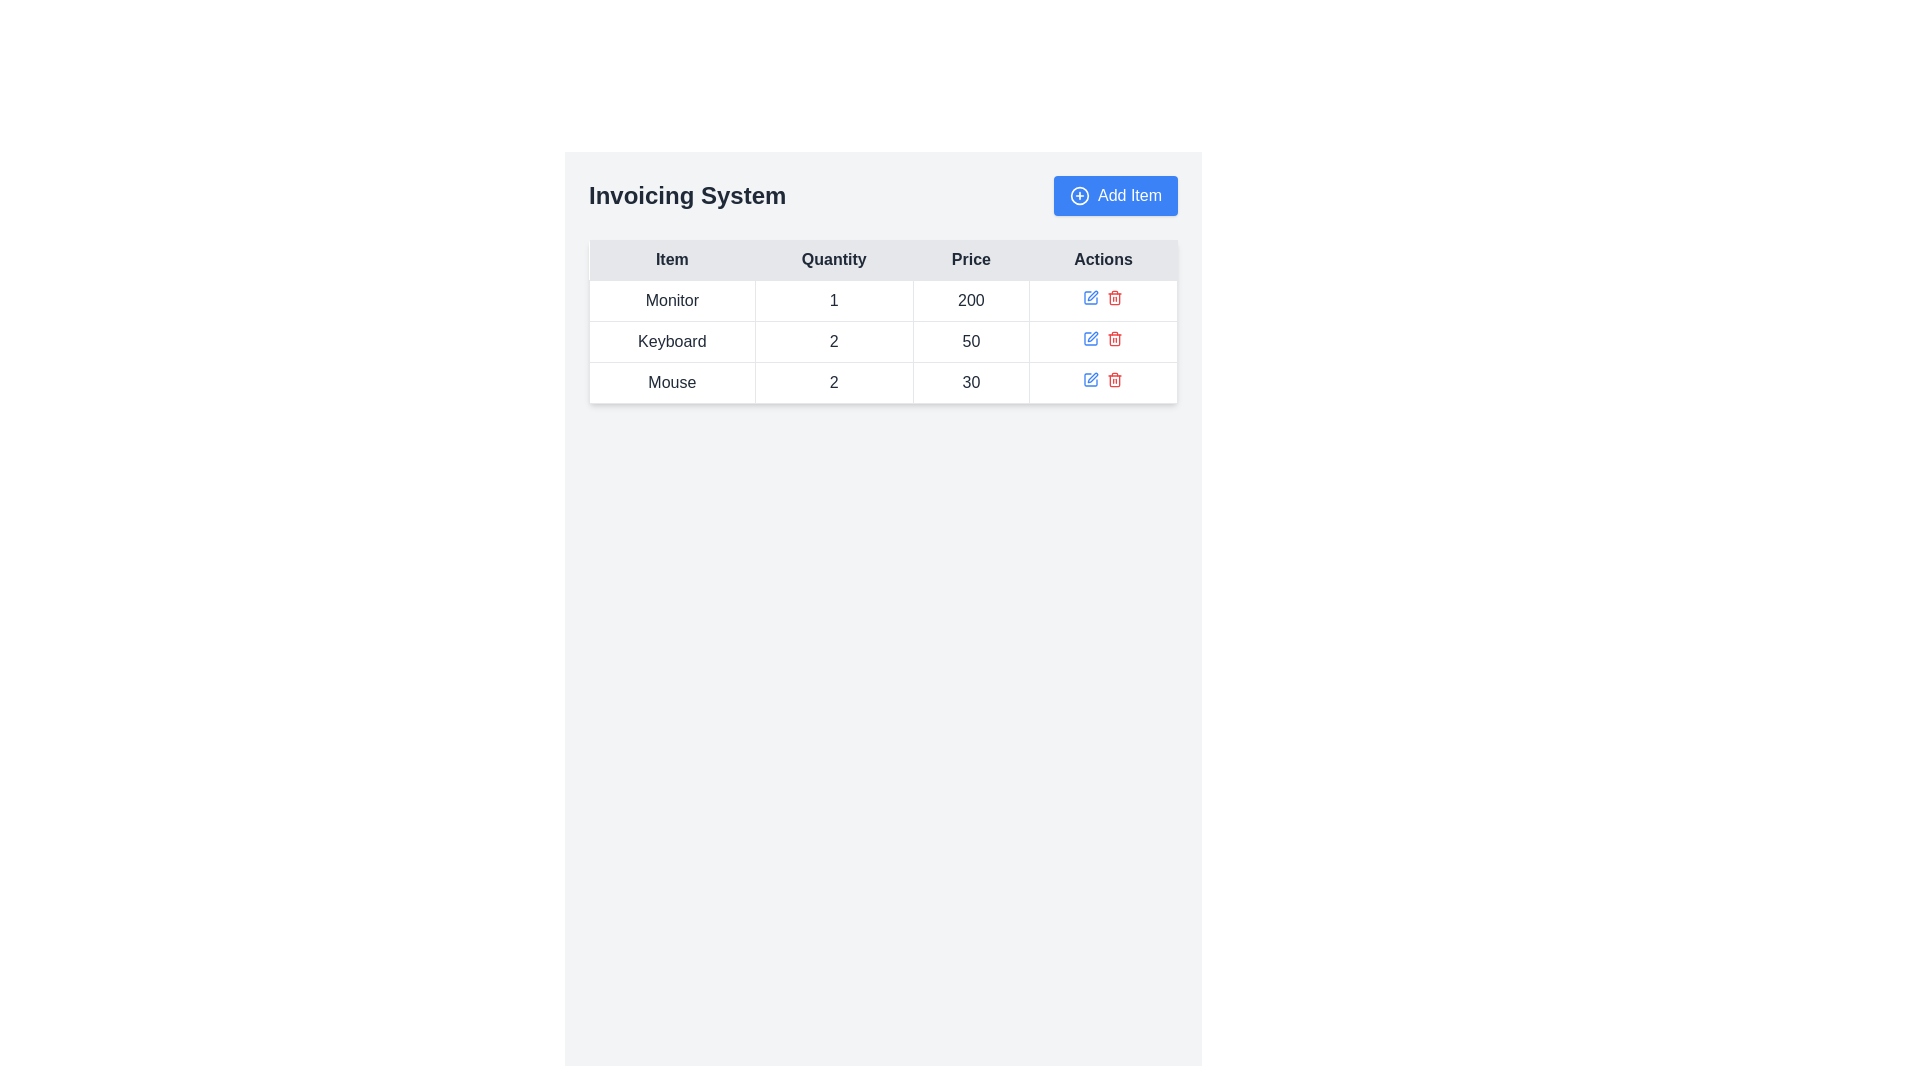 Image resolution: width=1920 pixels, height=1080 pixels. Describe the element at coordinates (971, 300) in the screenshot. I see `displayed numeric value '200' from the text field located in the third cell of the row for 'Monitor' under the 'Price' column in the table` at that location.